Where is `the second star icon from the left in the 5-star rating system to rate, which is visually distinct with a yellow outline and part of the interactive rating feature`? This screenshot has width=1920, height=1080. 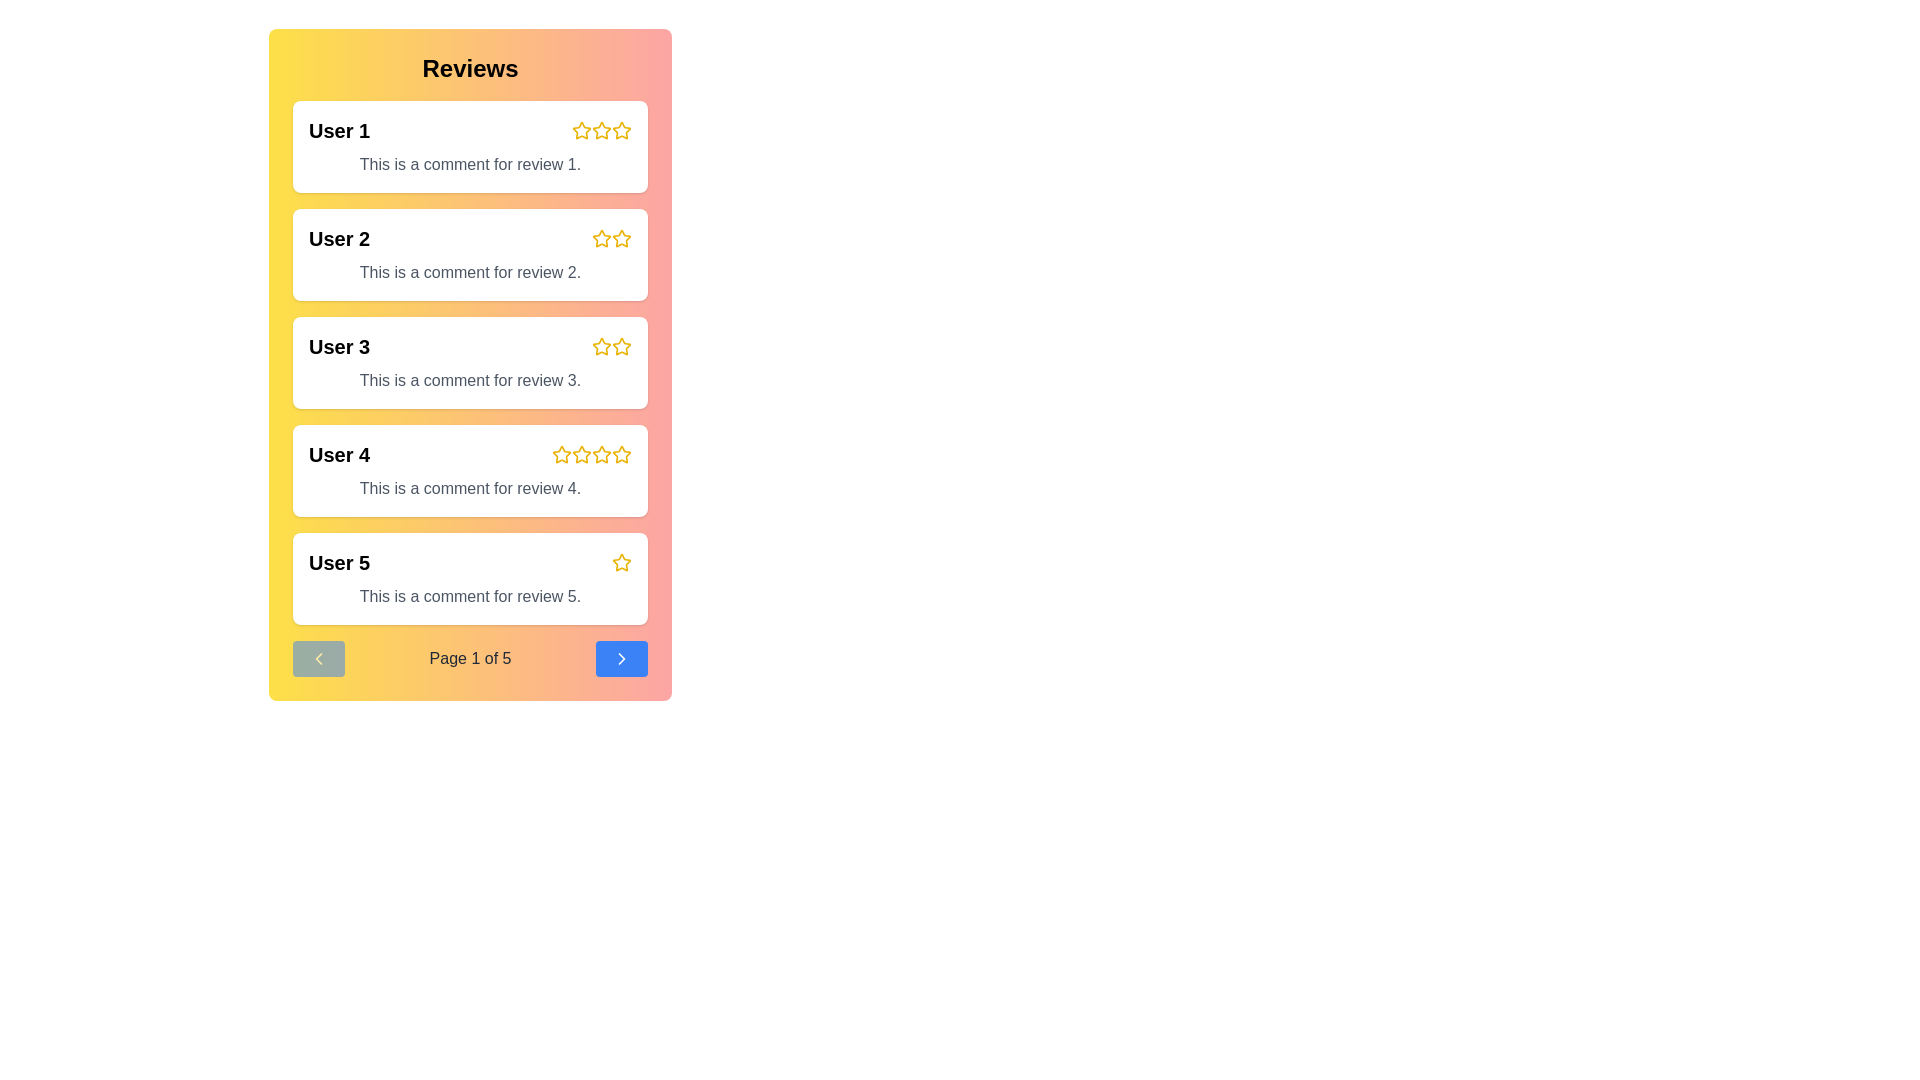 the second star icon from the left in the 5-star rating system to rate, which is visually distinct with a yellow outline and part of the interactive rating feature is located at coordinates (600, 238).